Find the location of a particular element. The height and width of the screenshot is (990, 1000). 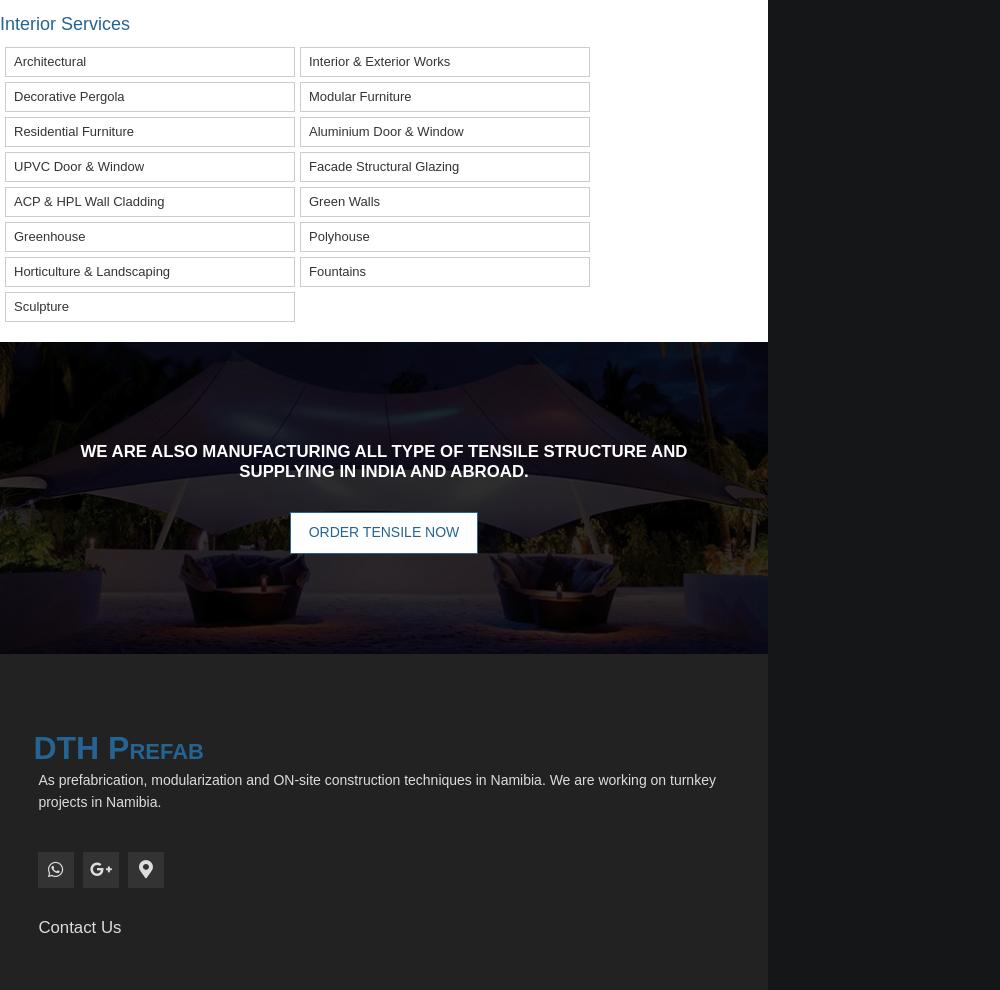

'Contact Us' is located at coordinates (78, 925).